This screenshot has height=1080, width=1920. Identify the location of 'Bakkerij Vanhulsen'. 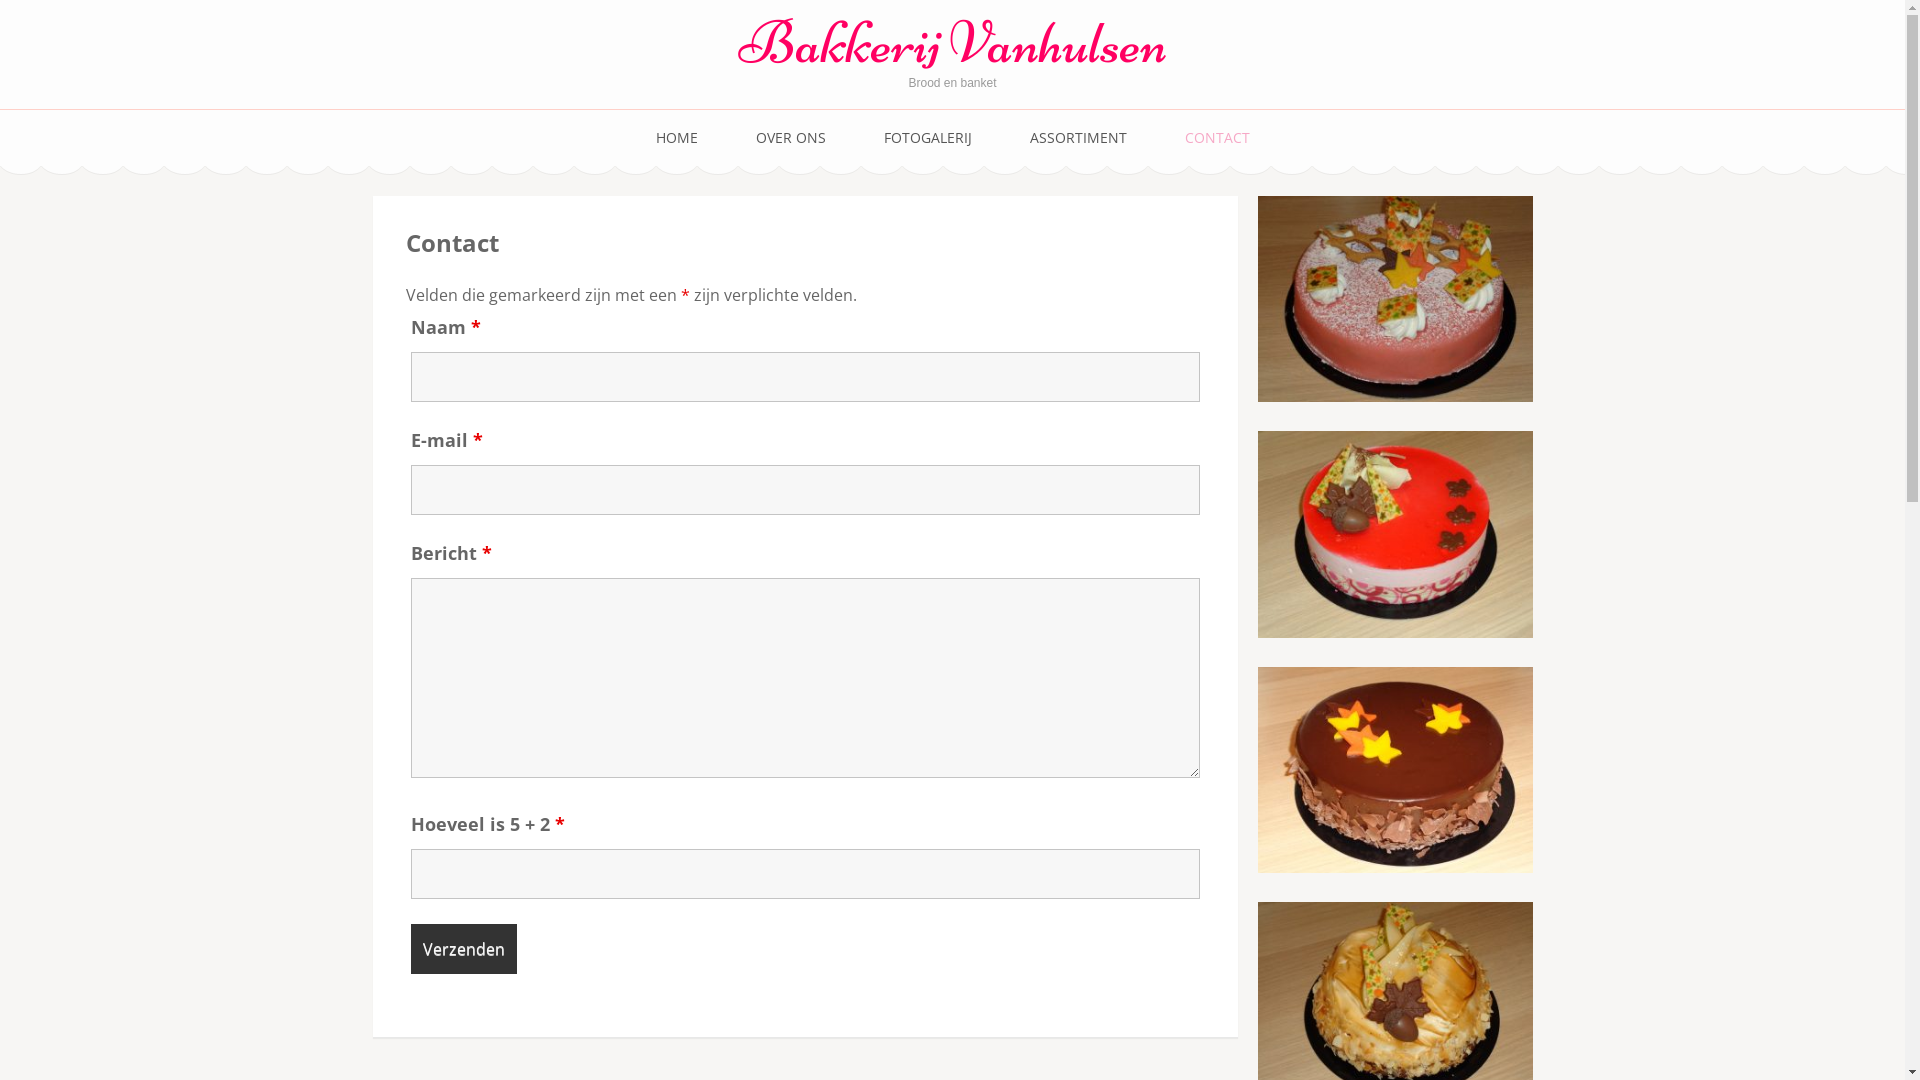
(950, 42).